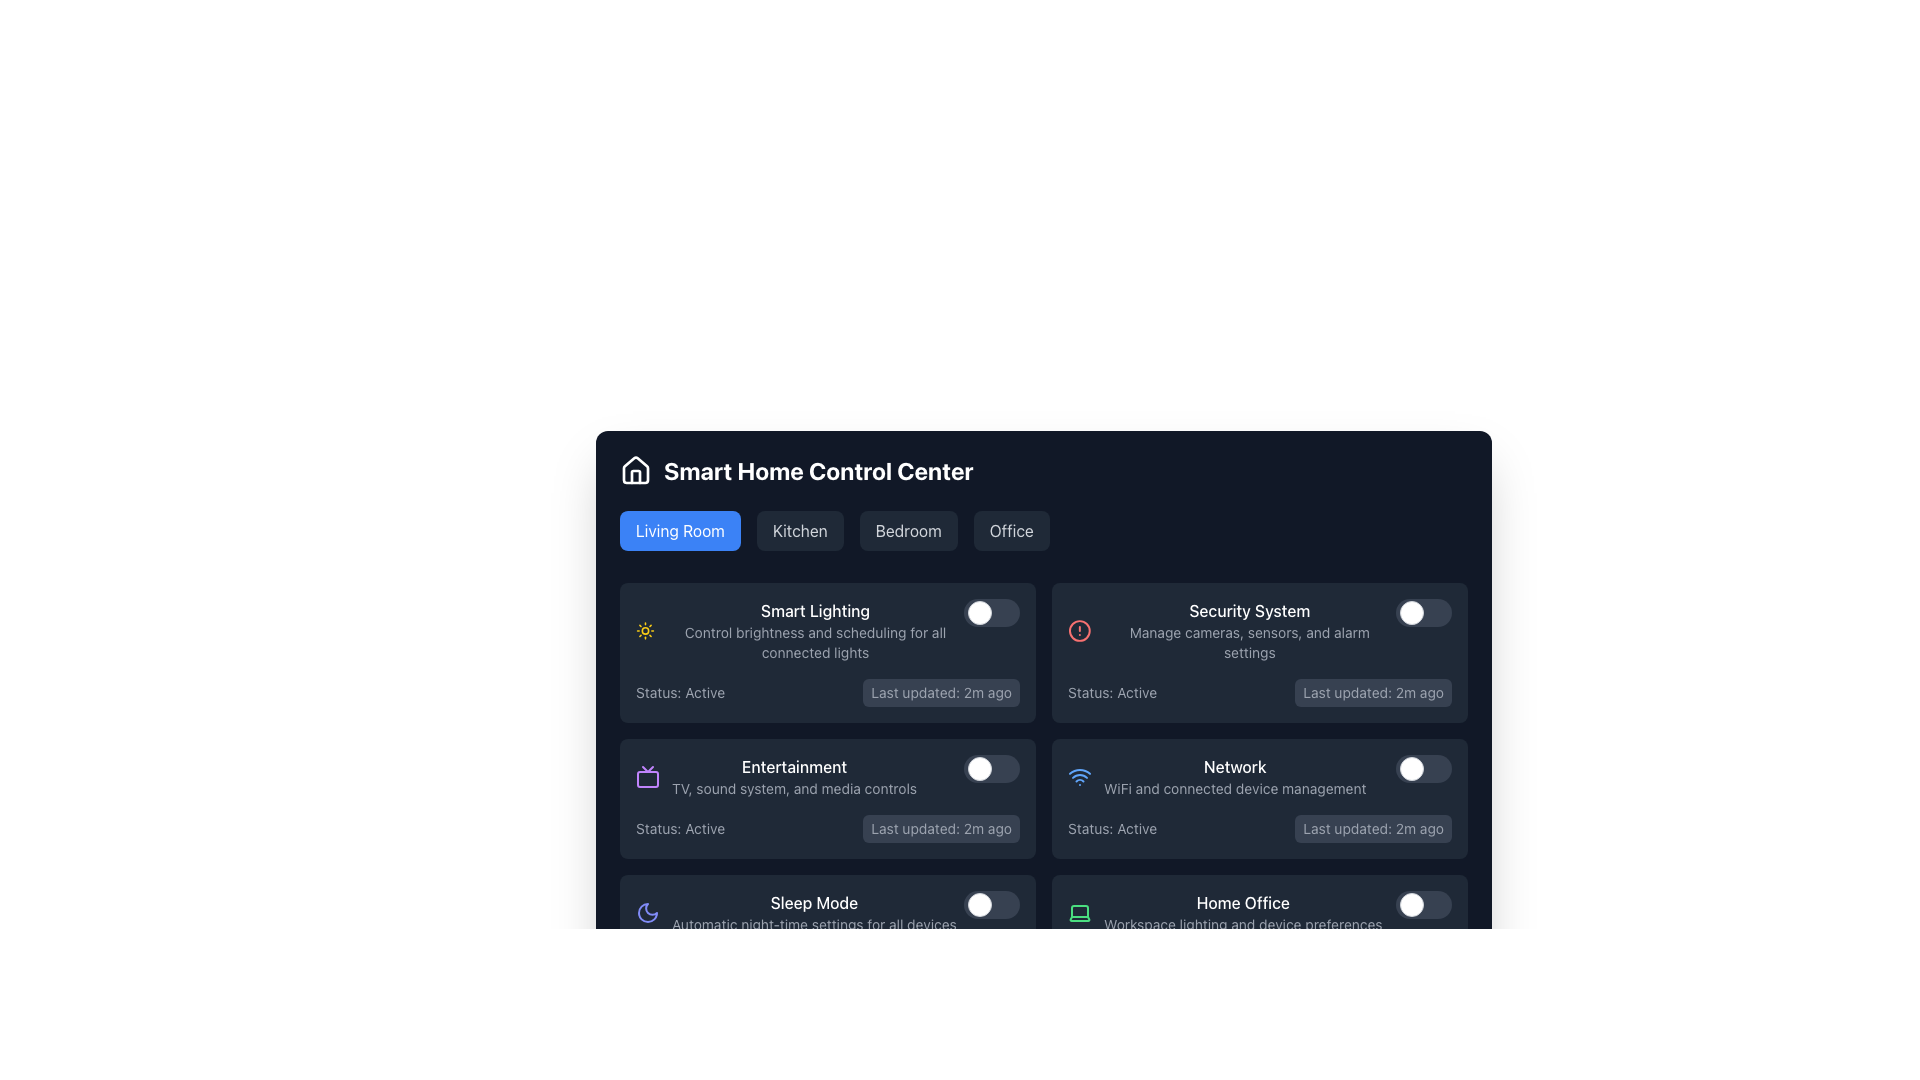 The image size is (1920, 1080). Describe the element at coordinates (1079, 770) in the screenshot. I see `the outermost arc of the Wi-Fi signal icon in the 'Network' section of the smart home interface, which is styled with thin strokes and a blue tint` at that location.